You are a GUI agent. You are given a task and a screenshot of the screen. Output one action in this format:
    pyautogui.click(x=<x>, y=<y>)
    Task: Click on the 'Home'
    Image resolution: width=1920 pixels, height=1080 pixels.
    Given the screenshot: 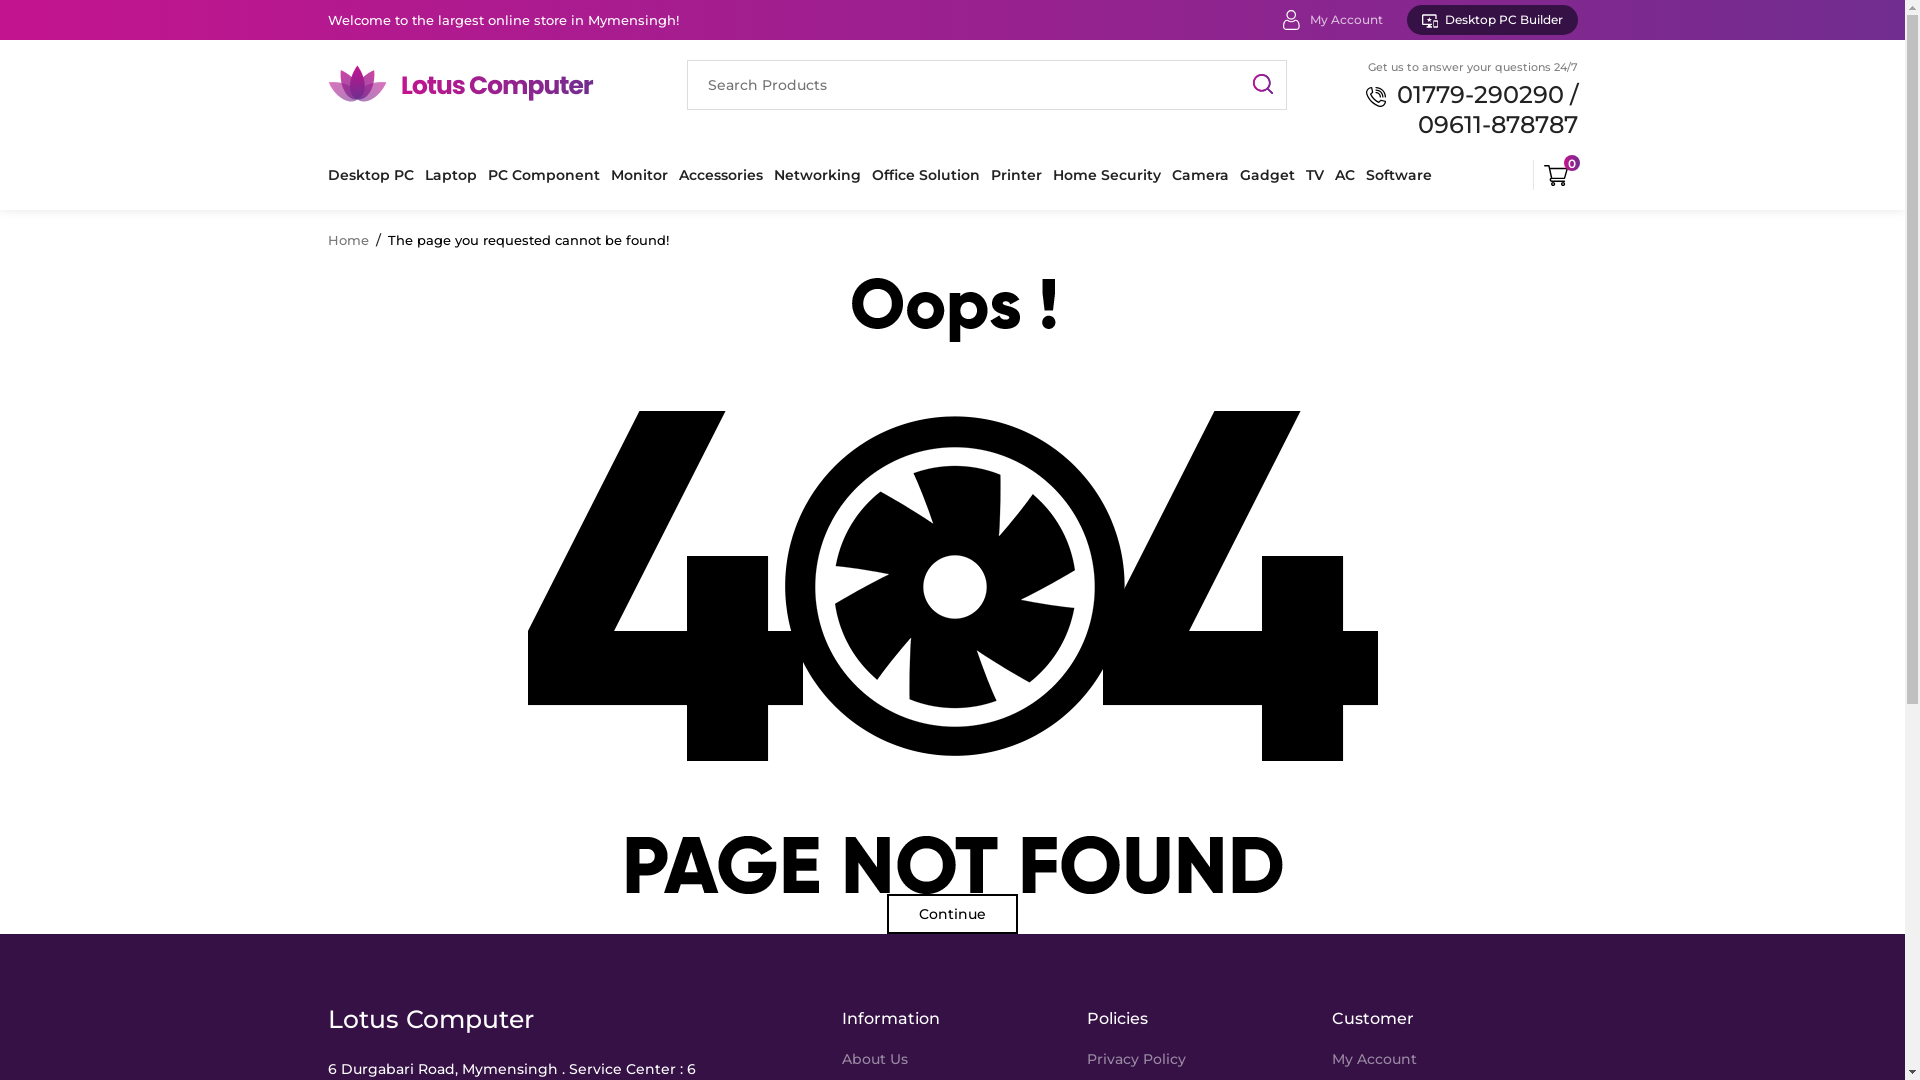 What is the action you would take?
    pyautogui.click(x=348, y=239)
    